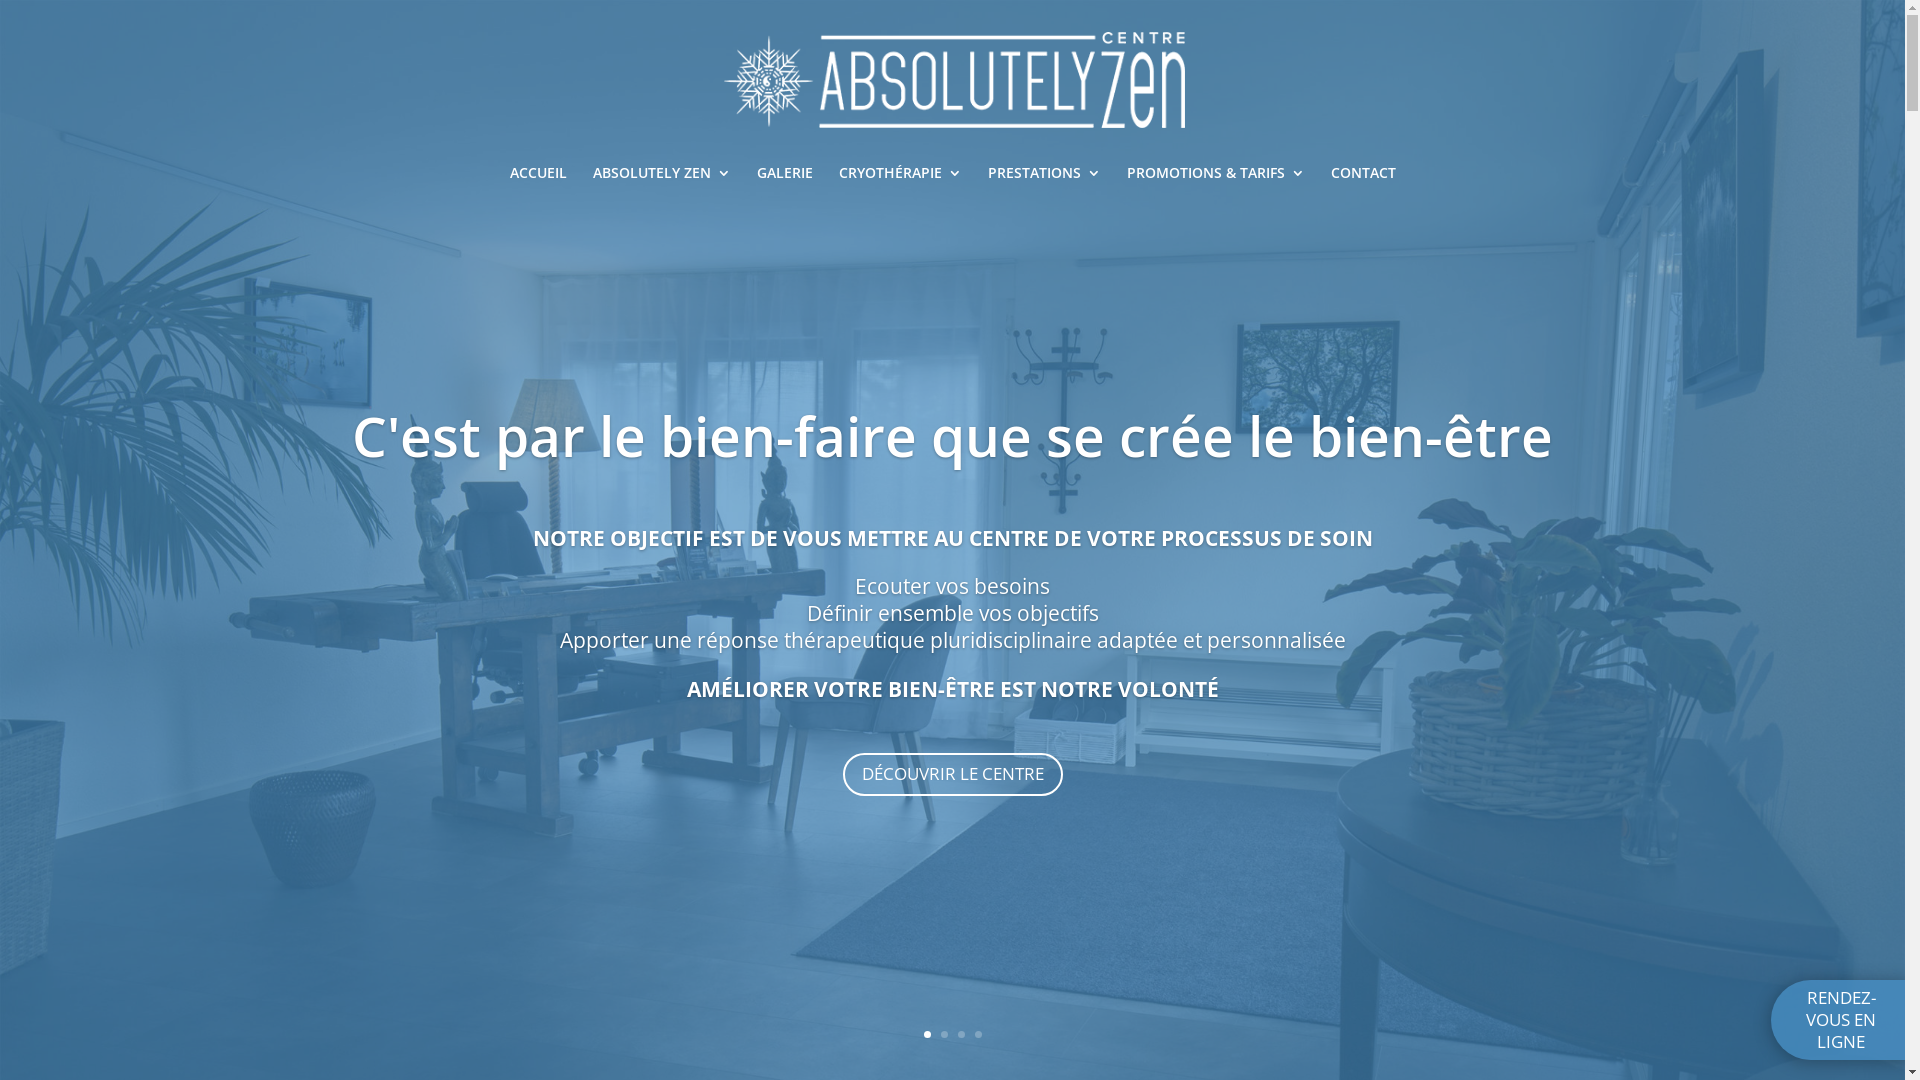  What do you see at coordinates (961, 1034) in the screenshot?
I see `'3'` at bounding box center [961, 1034].